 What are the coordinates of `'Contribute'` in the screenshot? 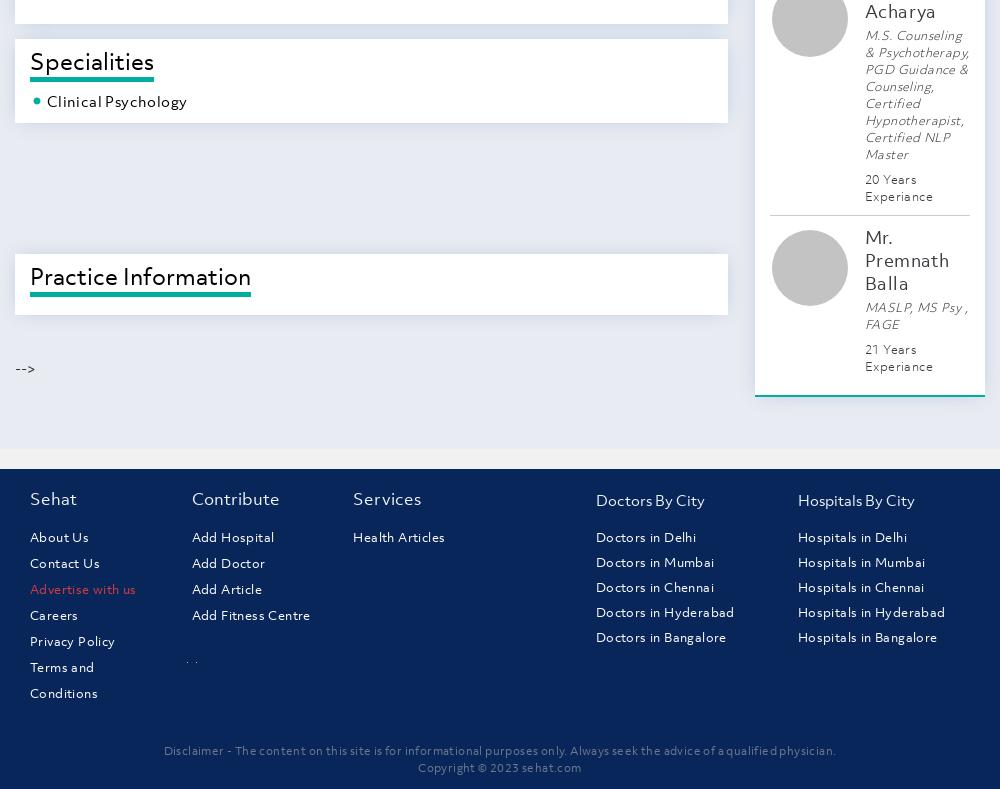 It's located at (234, 497).